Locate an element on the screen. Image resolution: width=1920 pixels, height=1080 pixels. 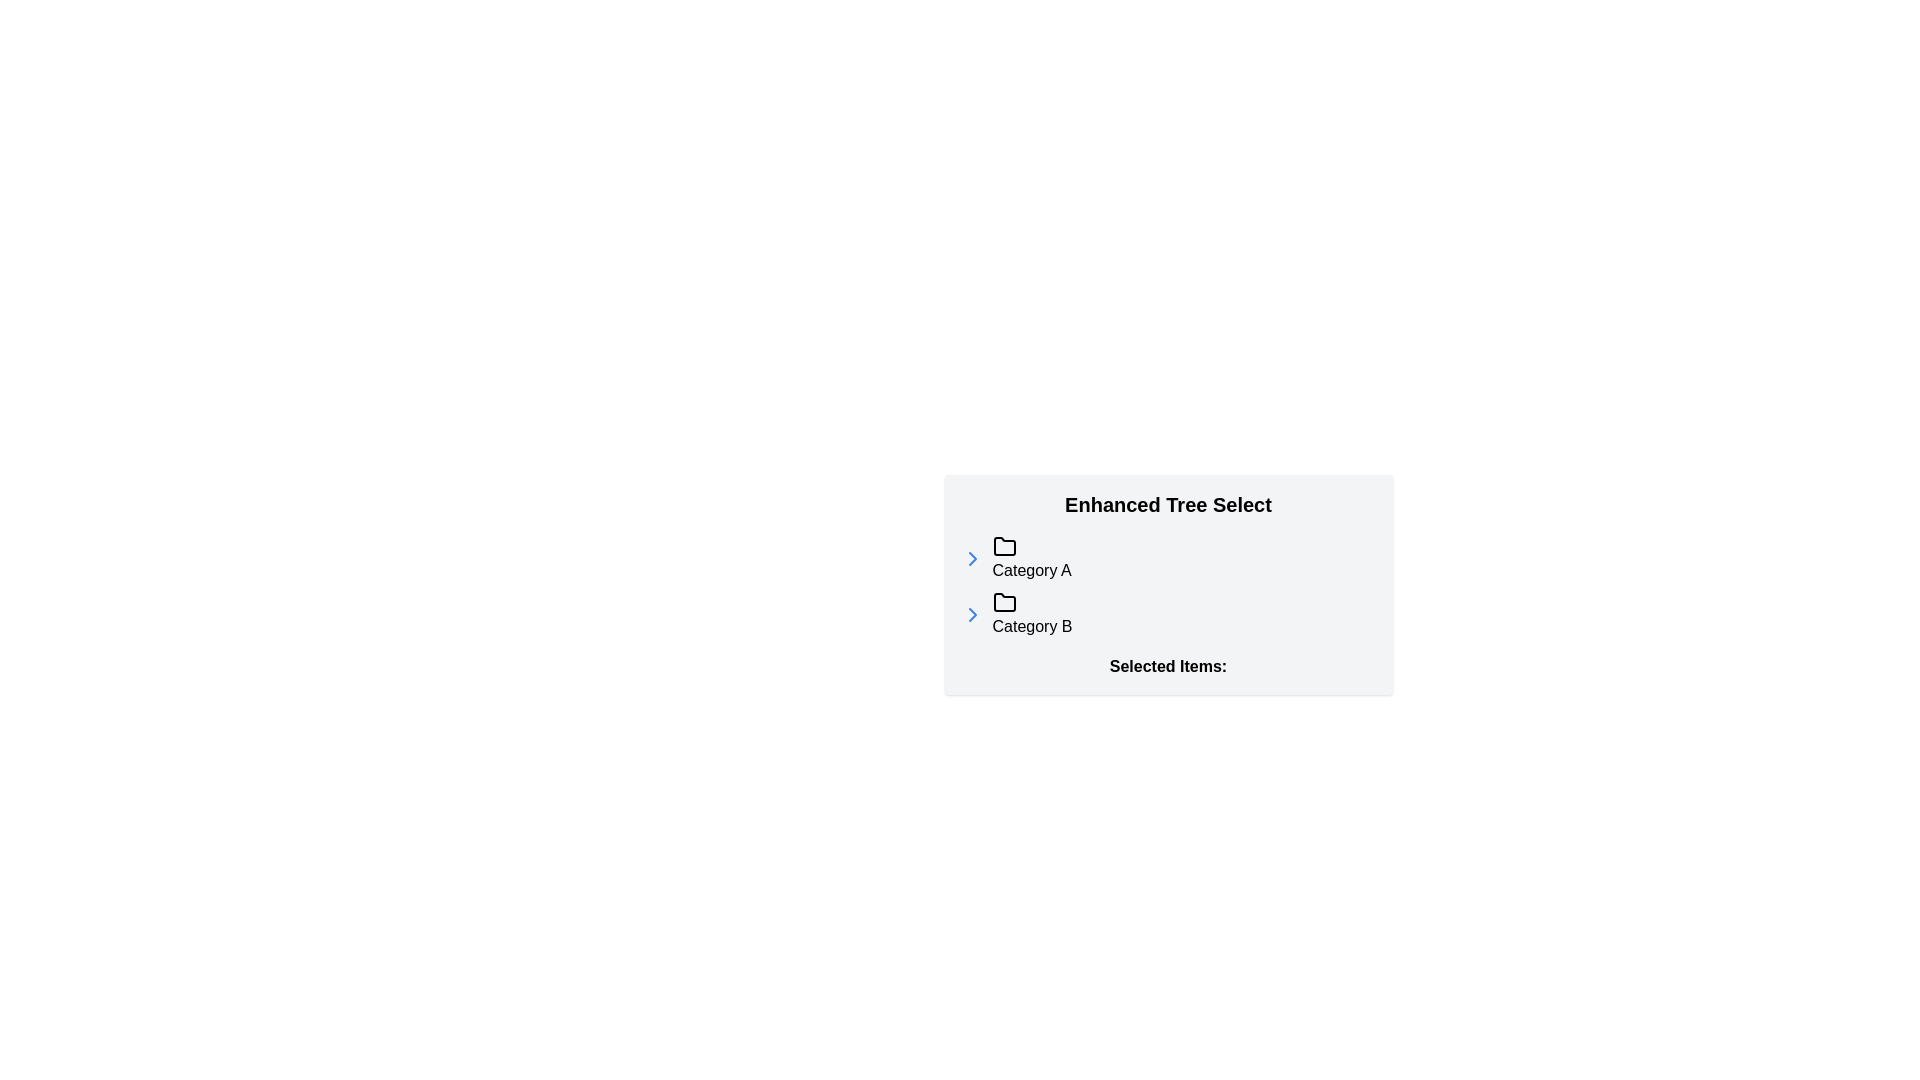
the chevron icon is located at coordinates (972, 559).